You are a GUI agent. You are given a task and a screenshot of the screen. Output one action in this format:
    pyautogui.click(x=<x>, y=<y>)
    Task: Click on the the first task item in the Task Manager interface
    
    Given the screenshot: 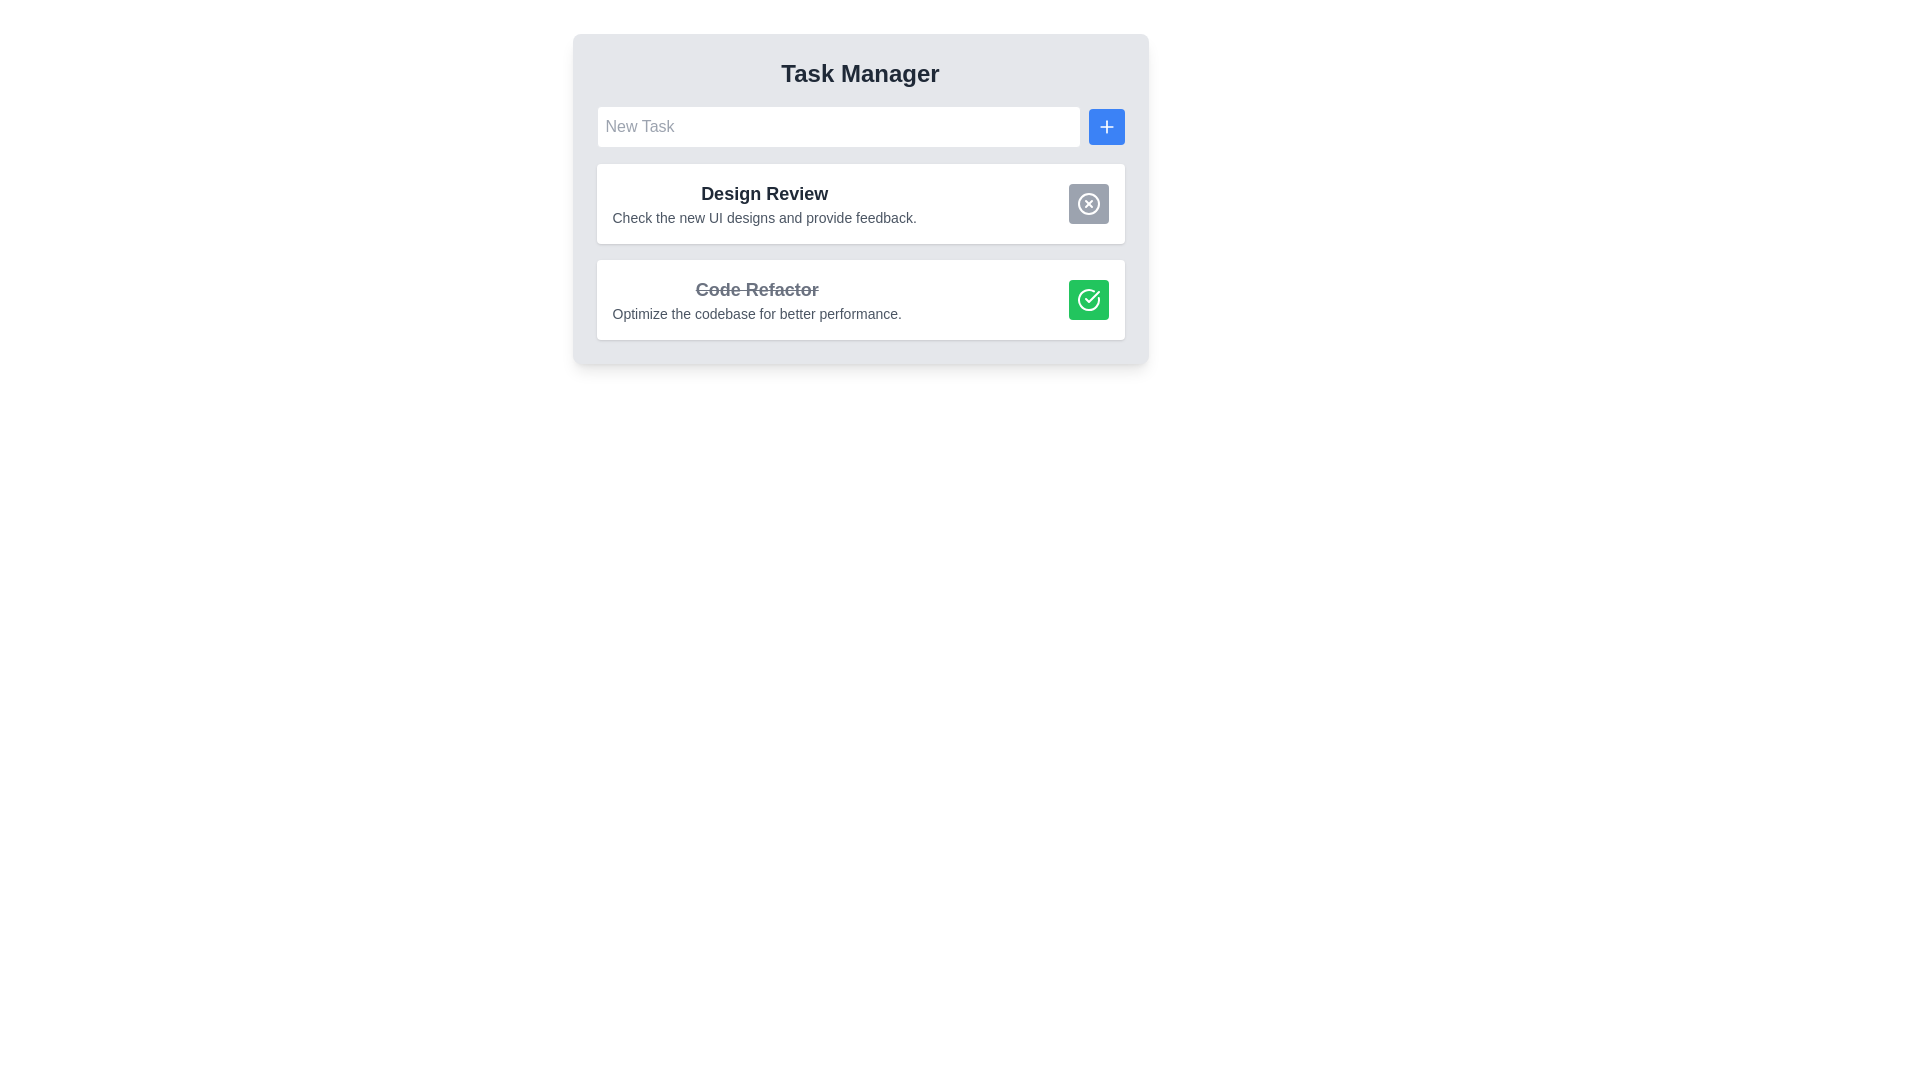 What is the action you would take?
    pyautogui.click(x=860, y=204)
    